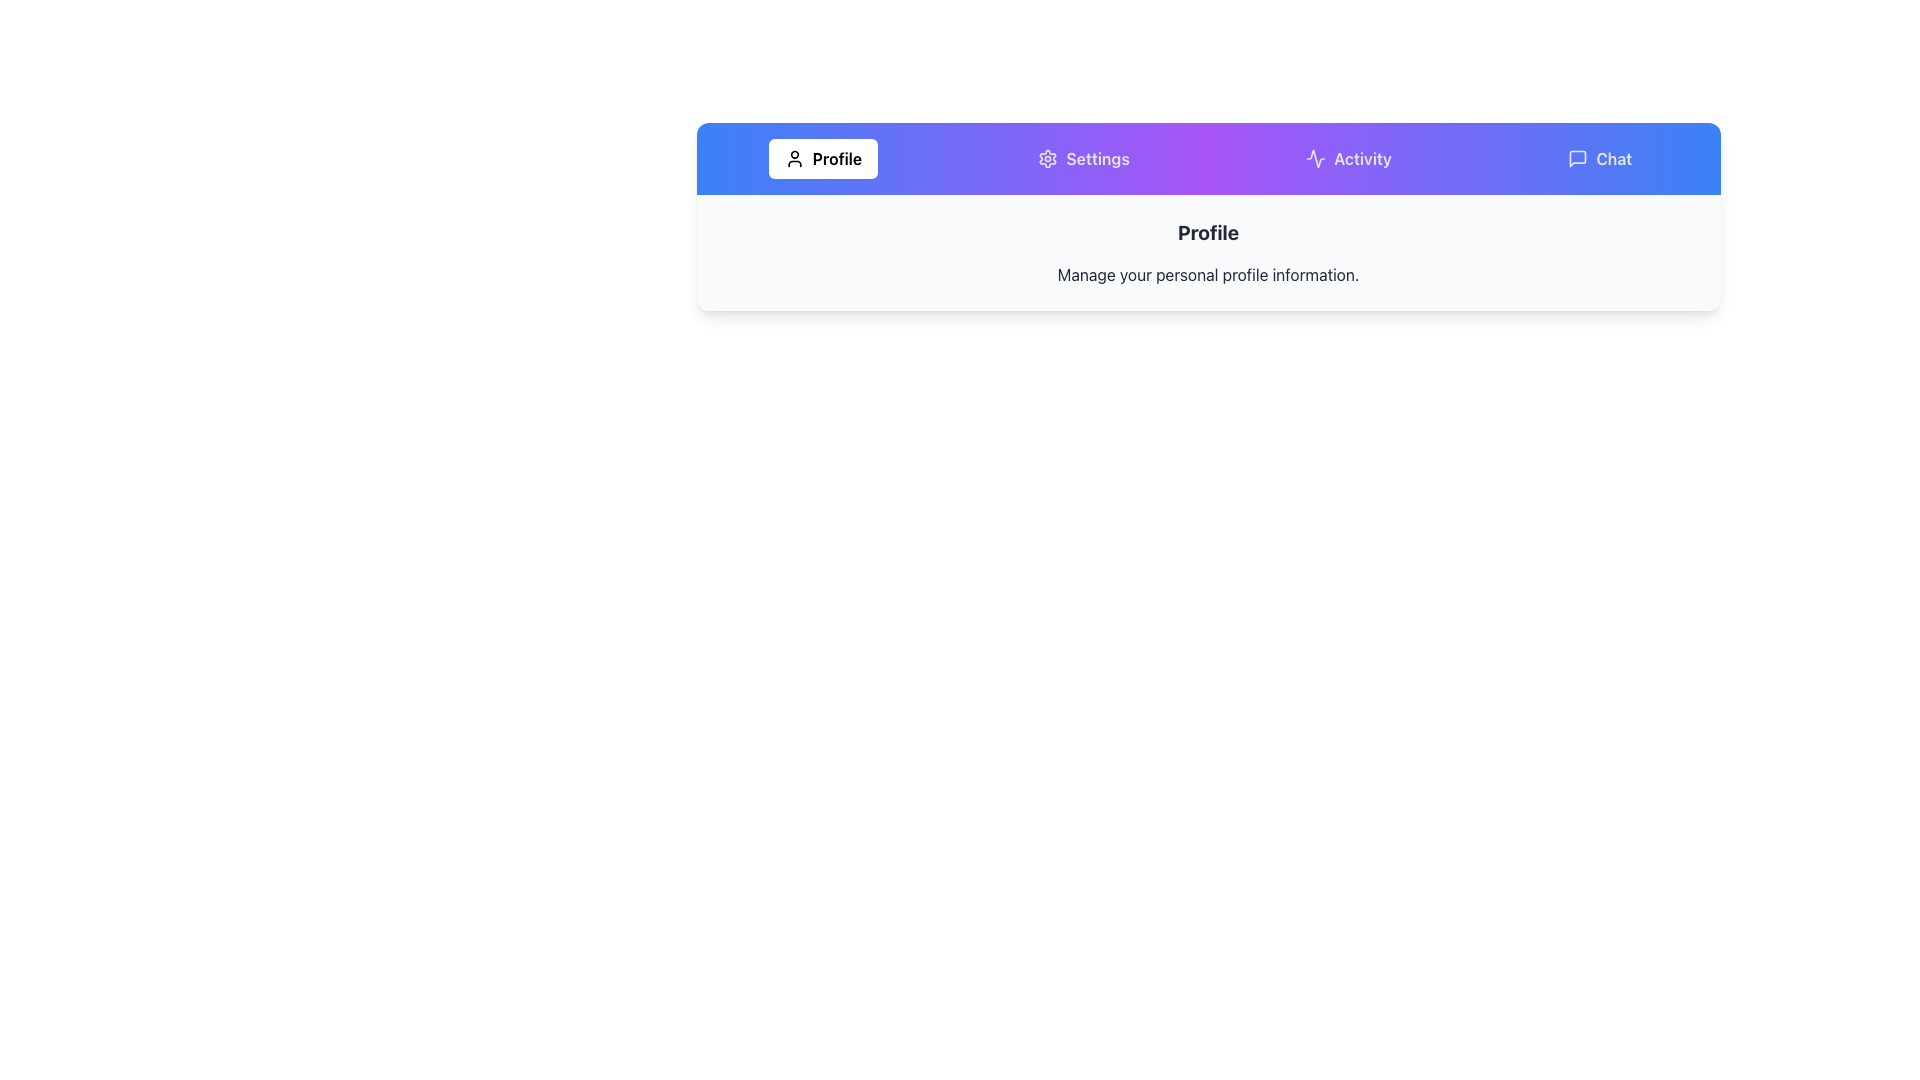 The height and width of the screenshot is (1080, 1920). Describe the element at coordinates (1600, 157) in the screenshot. I see `the 'Chat' navigation button, which is the last item in the navigation bar at the top, featuring a chat bubble icon and a gradient background from purple to blue` at that location.